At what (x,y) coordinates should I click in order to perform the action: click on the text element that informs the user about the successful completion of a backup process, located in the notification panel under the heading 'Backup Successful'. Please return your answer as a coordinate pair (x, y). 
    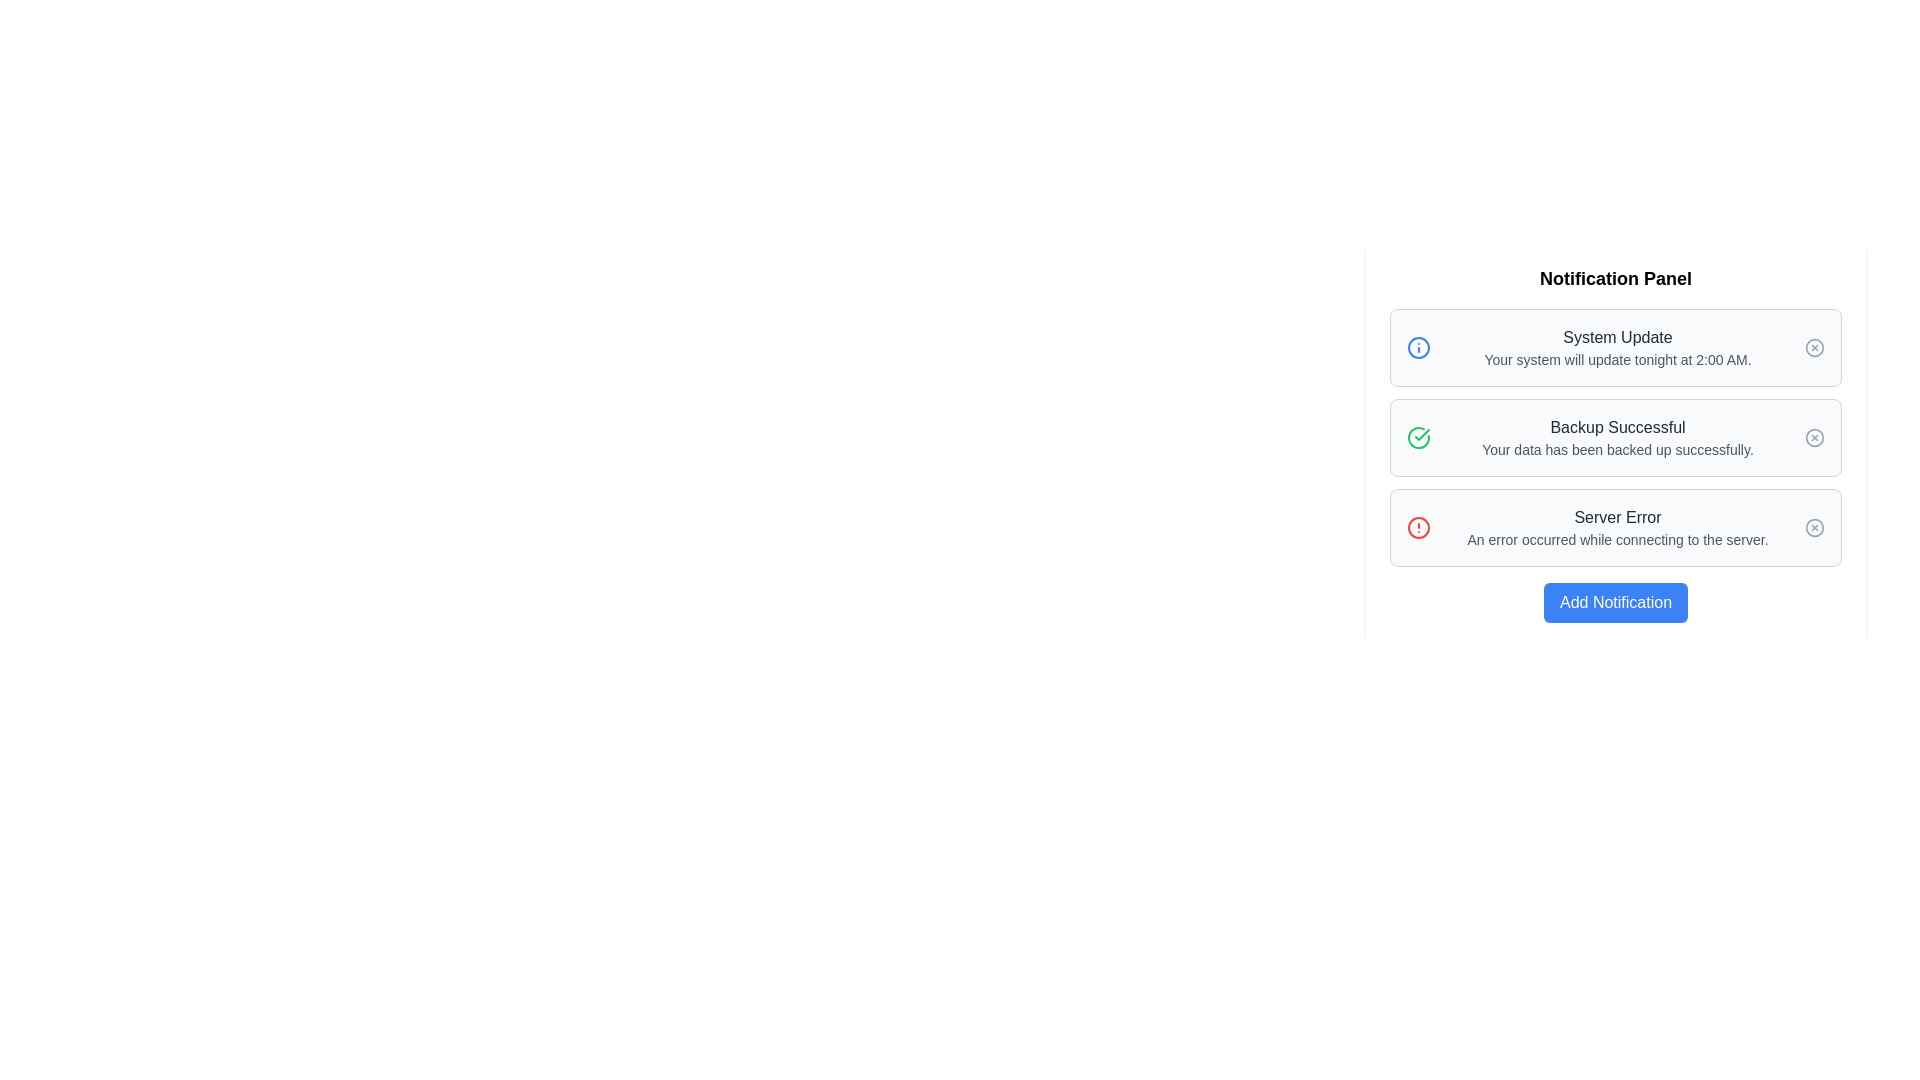
    Looking at the image, I should click on (1617, 450).